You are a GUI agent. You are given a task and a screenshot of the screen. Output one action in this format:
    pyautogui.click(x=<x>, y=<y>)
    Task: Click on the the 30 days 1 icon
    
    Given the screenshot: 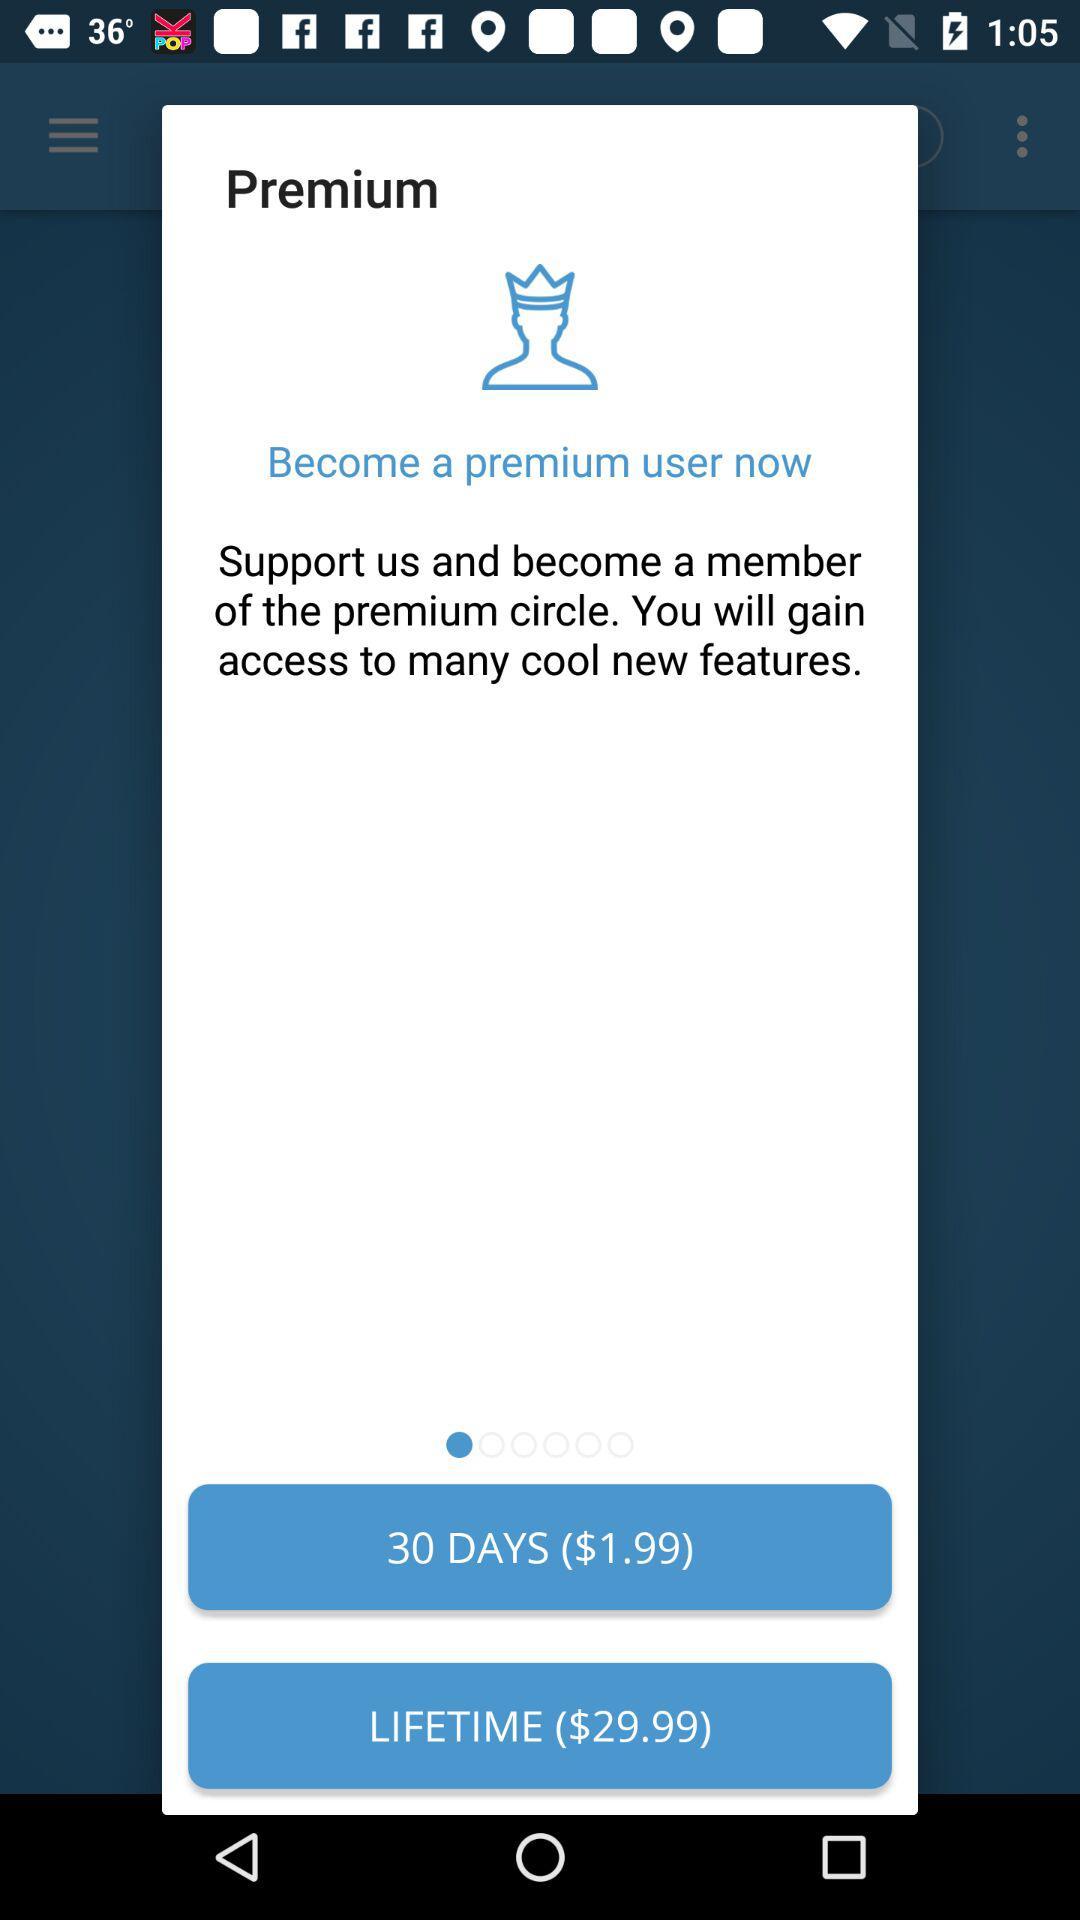 What is the action you would take?
    pyautogui.click(x=540, y=1546)
    